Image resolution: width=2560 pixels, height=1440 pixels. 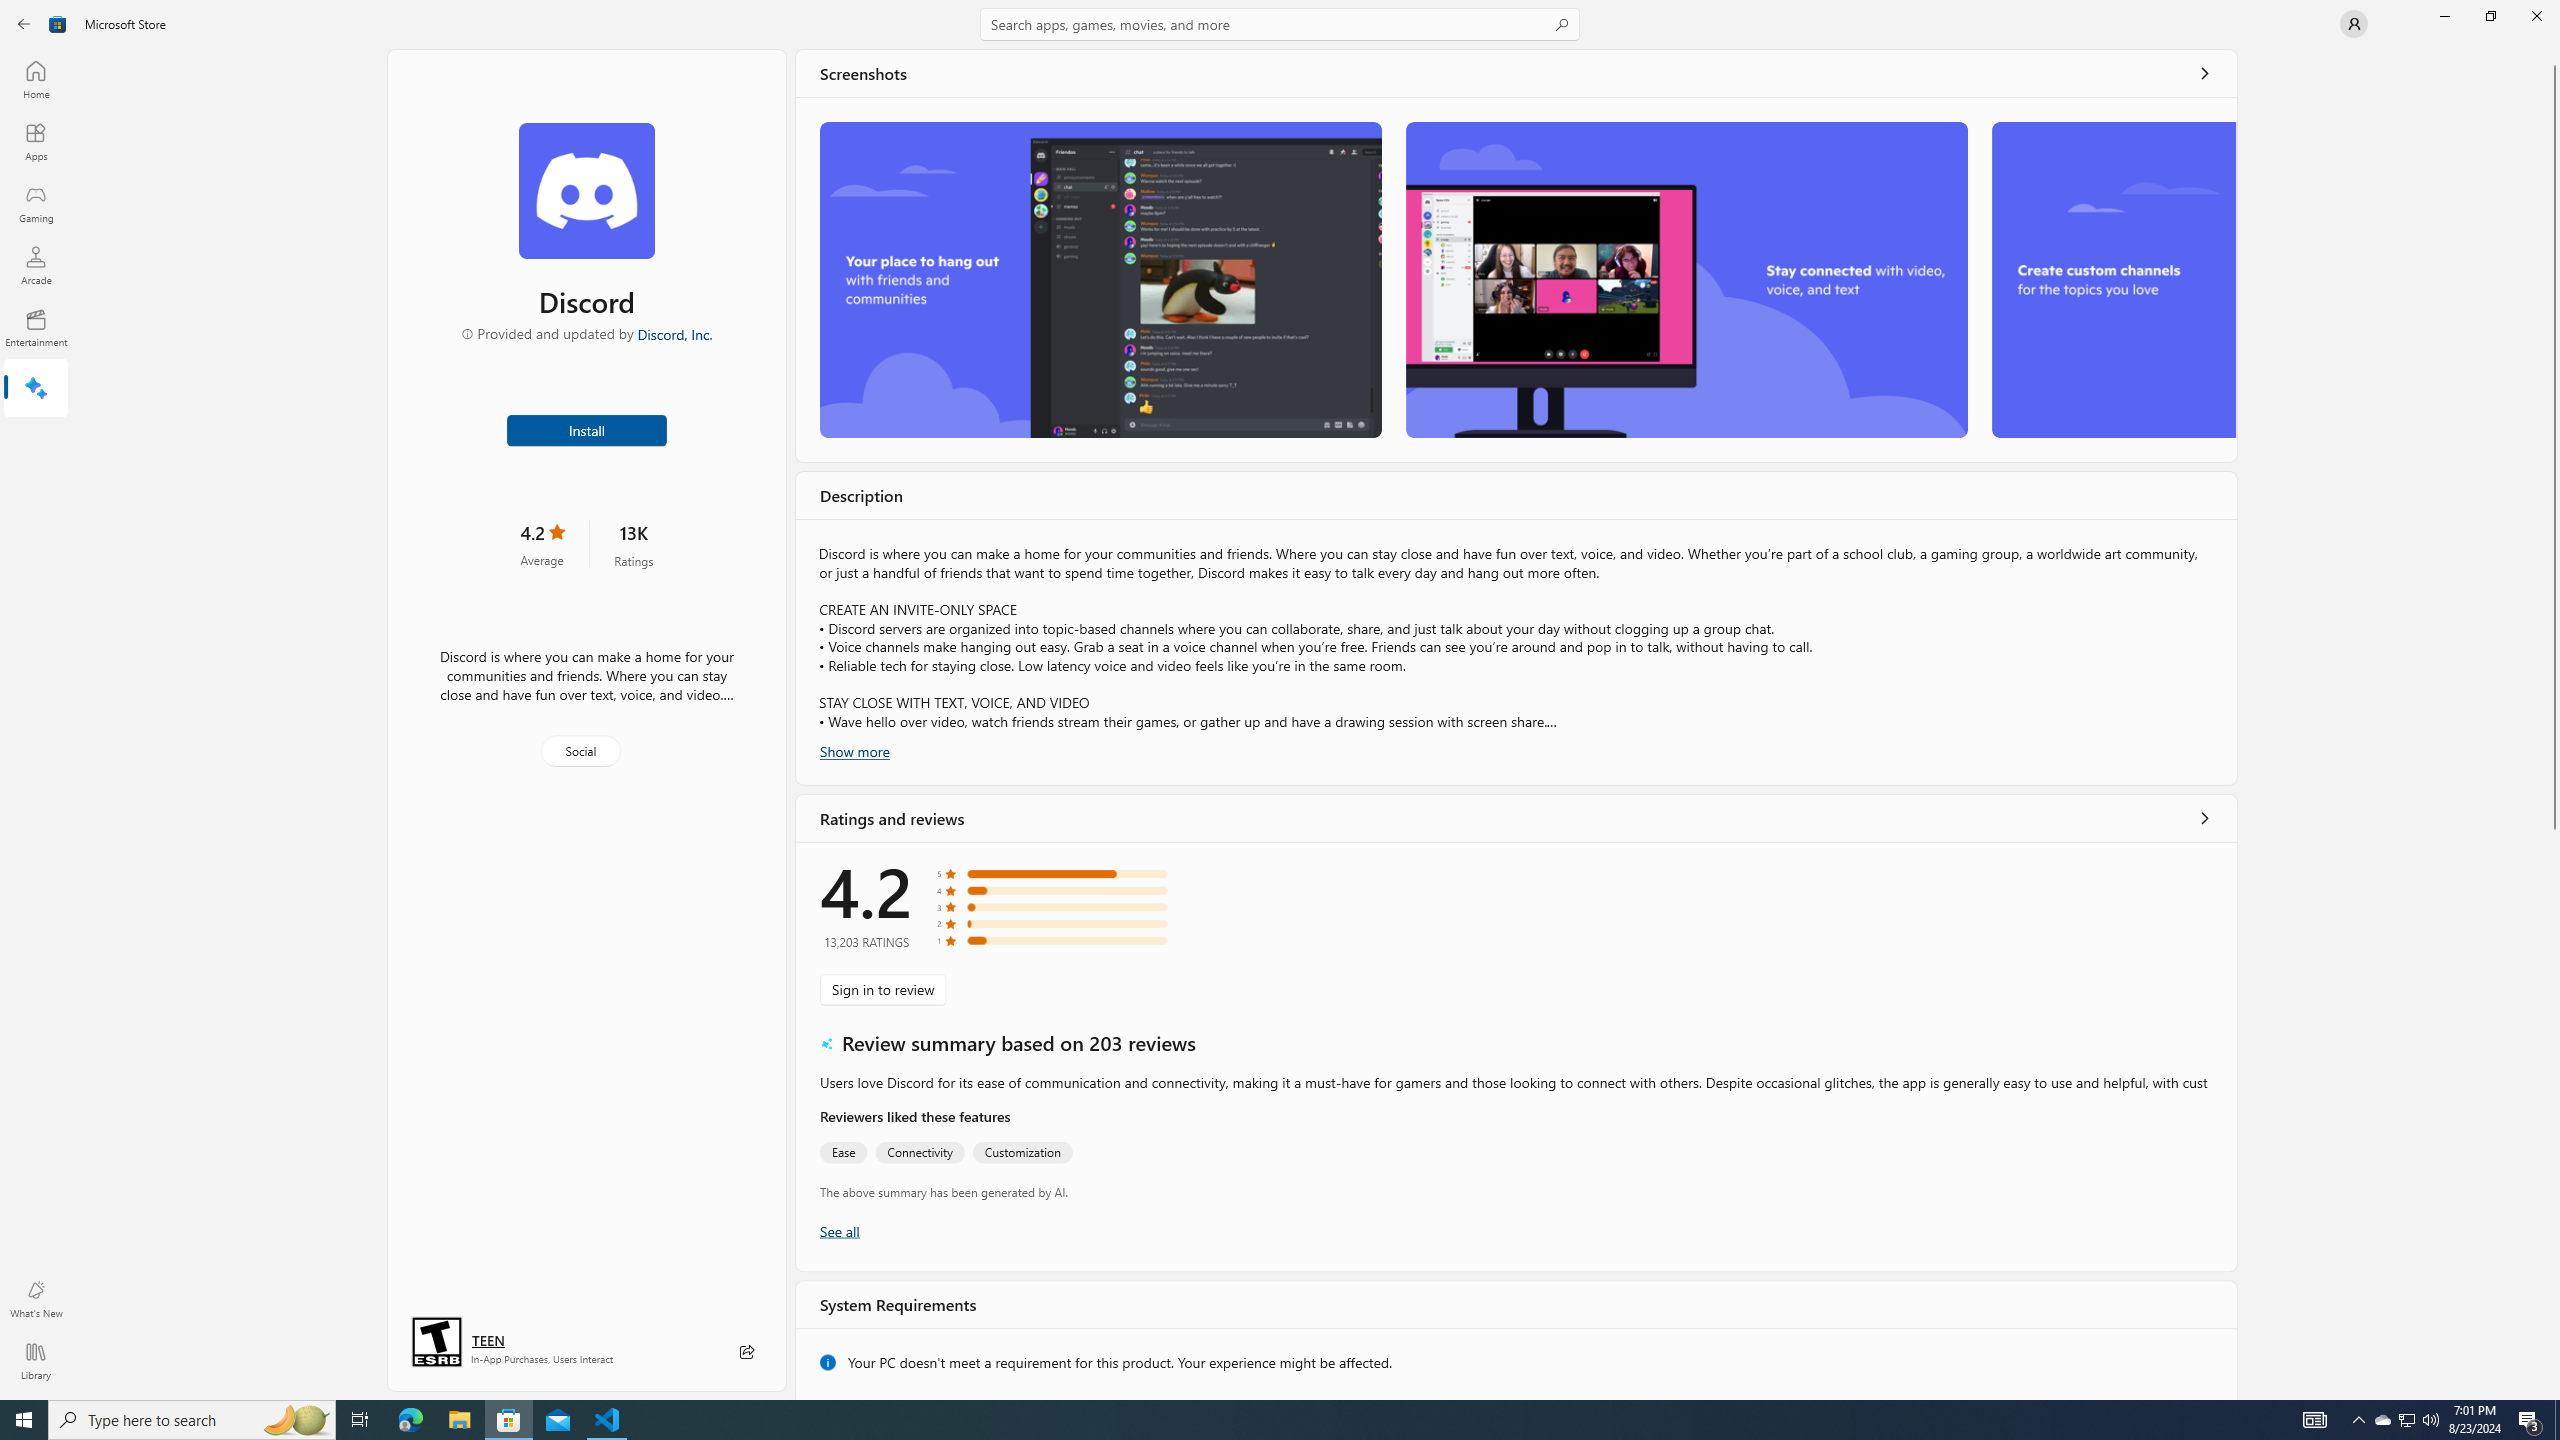 I want to click on 'Home', so click(x=34, y=78).